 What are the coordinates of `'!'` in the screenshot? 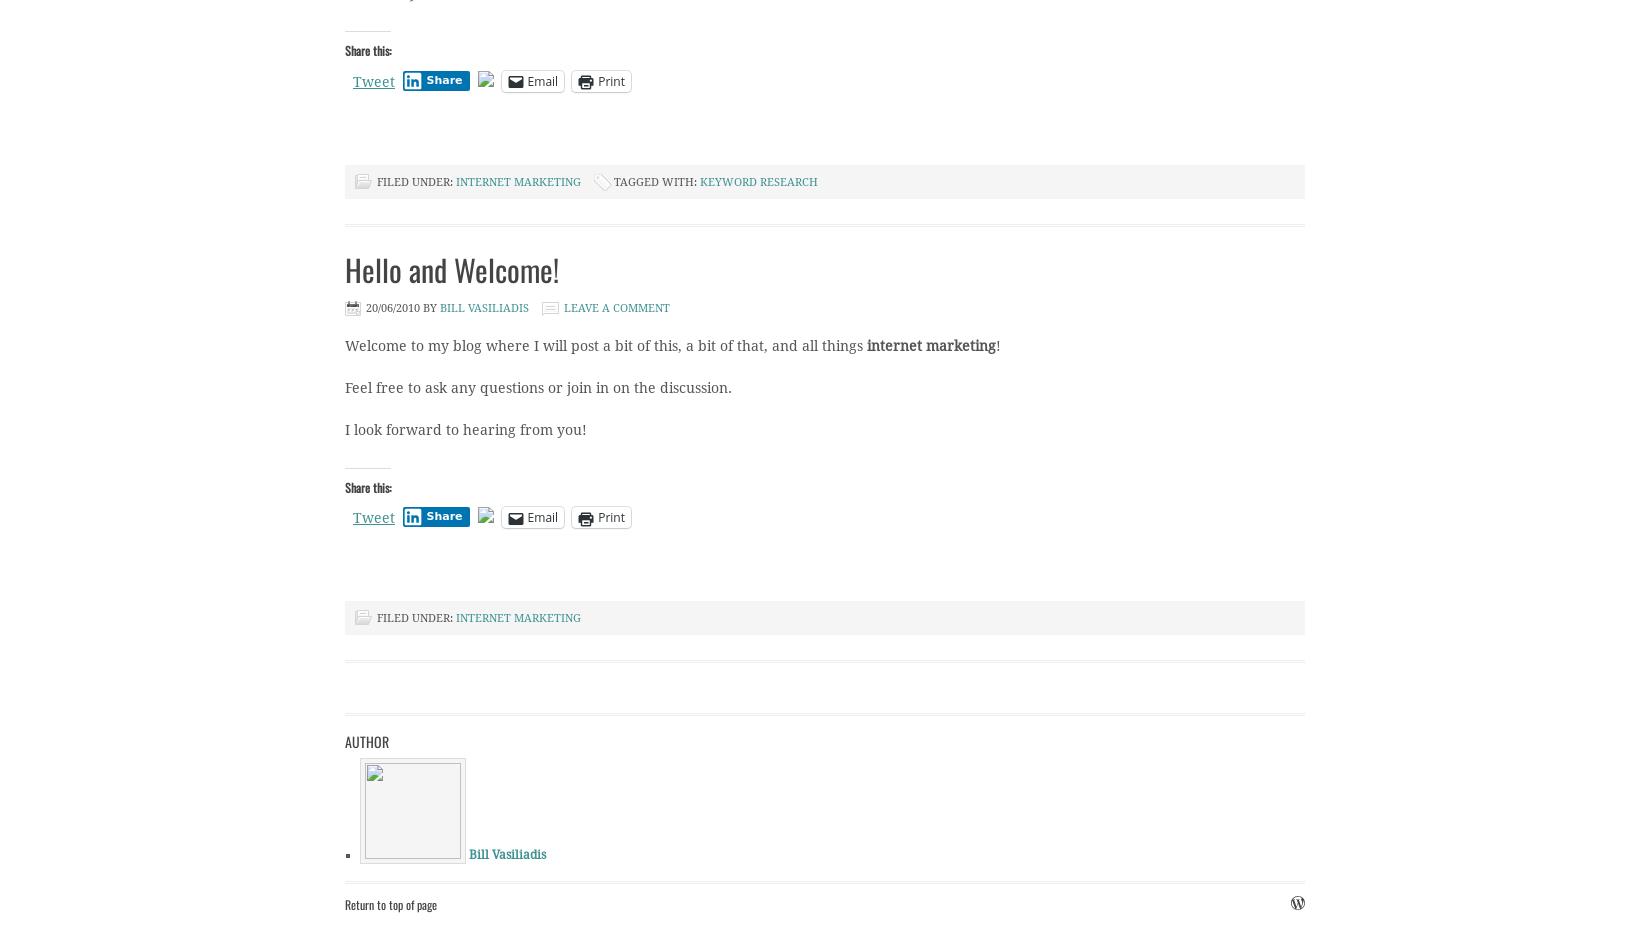 It's located at (995, 344).